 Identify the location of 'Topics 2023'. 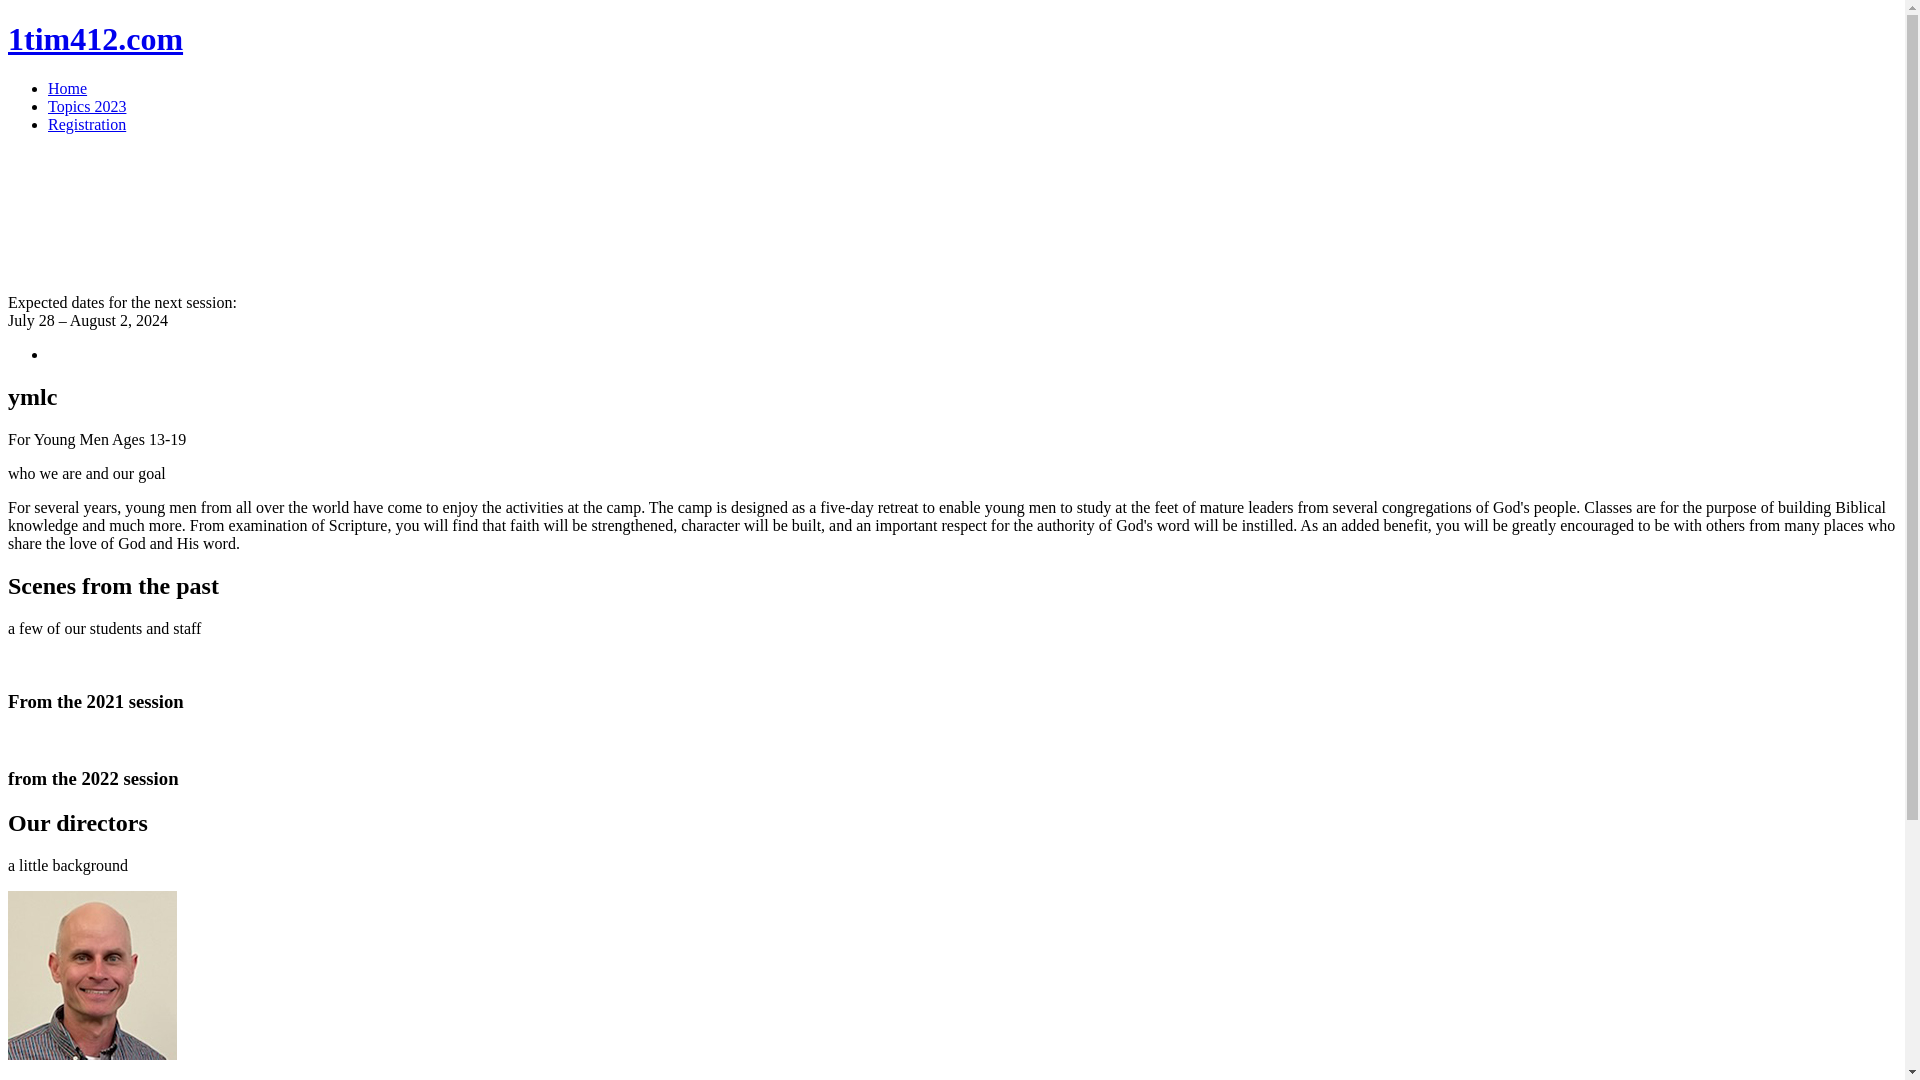
(85, 106).